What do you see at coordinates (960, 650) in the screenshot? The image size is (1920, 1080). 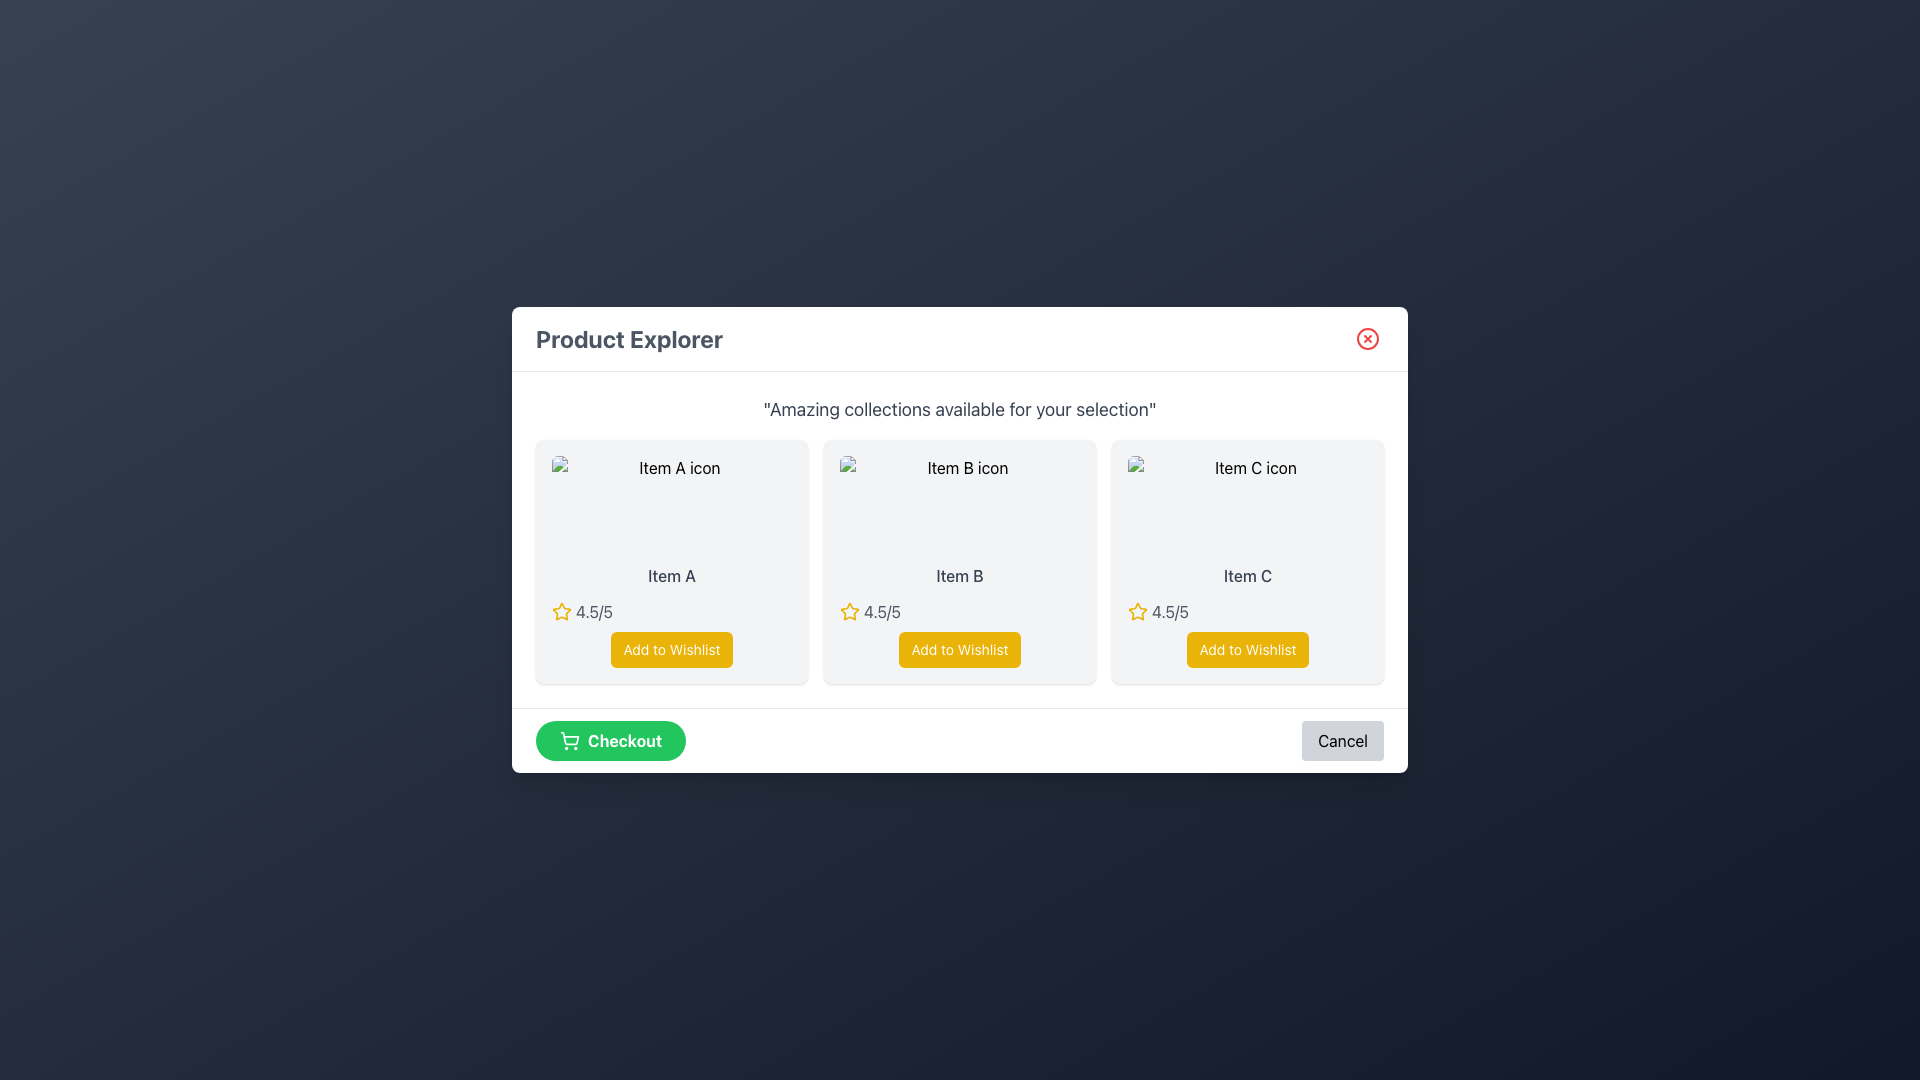 I see `the 'Add to Wishlist' button for Item B to activate the hover effect` at bounding box center [960, 650].